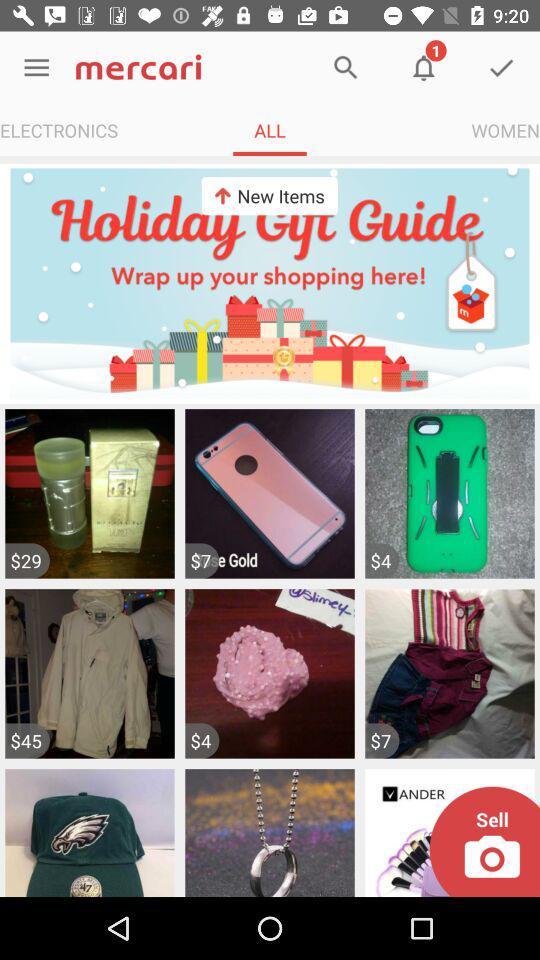 This screenshot has height=960, width=540. Describe the element at coordinates (59, 129) in the screenshot. I see `icon to the left of all icon` at that location.